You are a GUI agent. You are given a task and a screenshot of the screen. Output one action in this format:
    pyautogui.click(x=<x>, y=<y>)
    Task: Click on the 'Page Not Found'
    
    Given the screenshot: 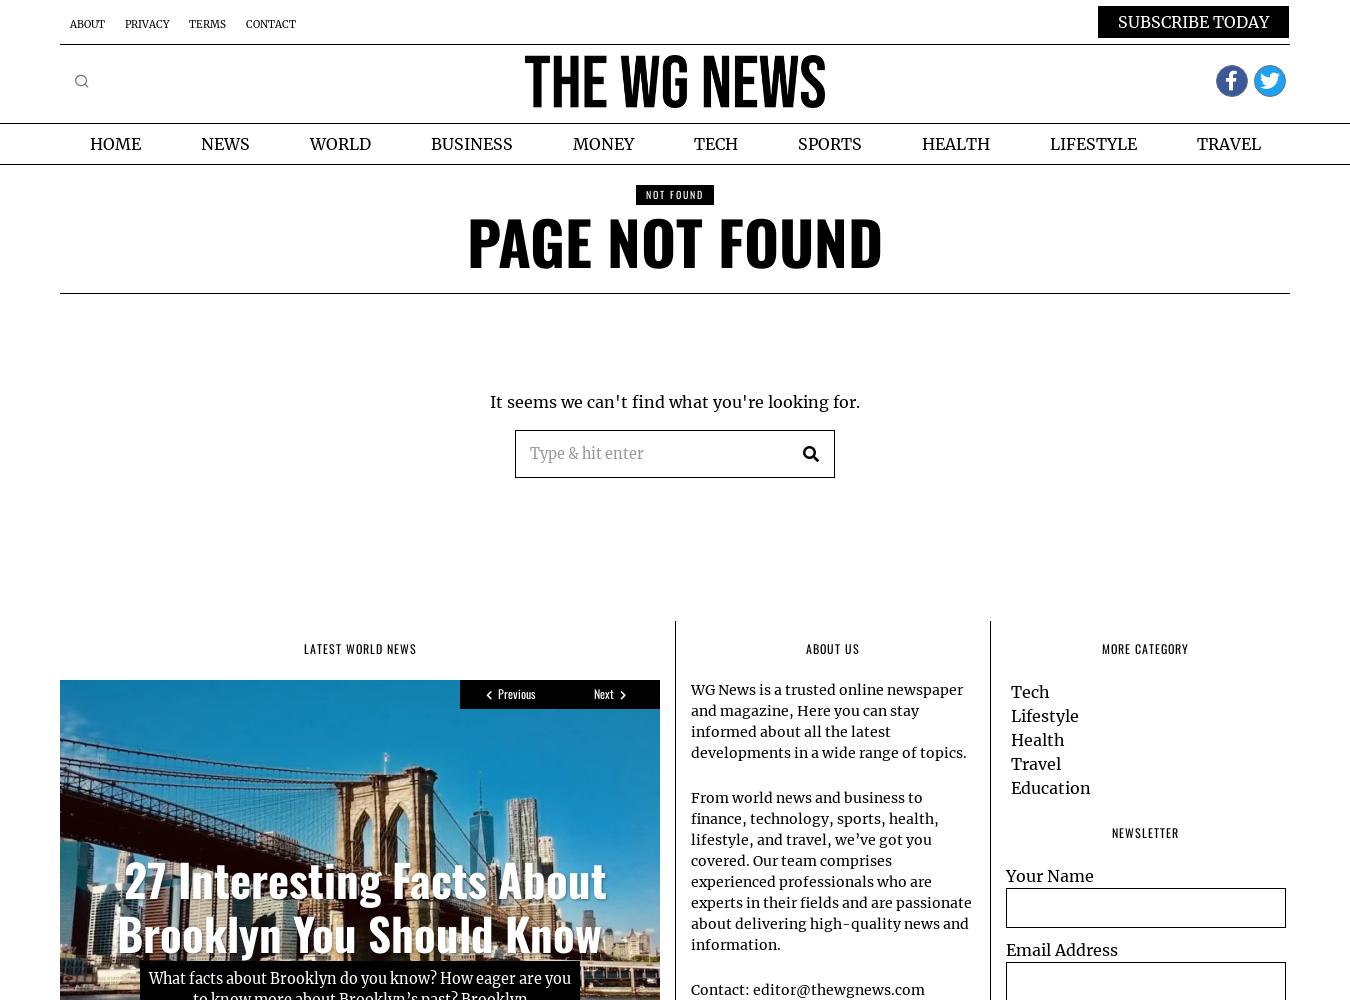 What is the action you would take?
    pyautogui.click(x=465, y=238)
    